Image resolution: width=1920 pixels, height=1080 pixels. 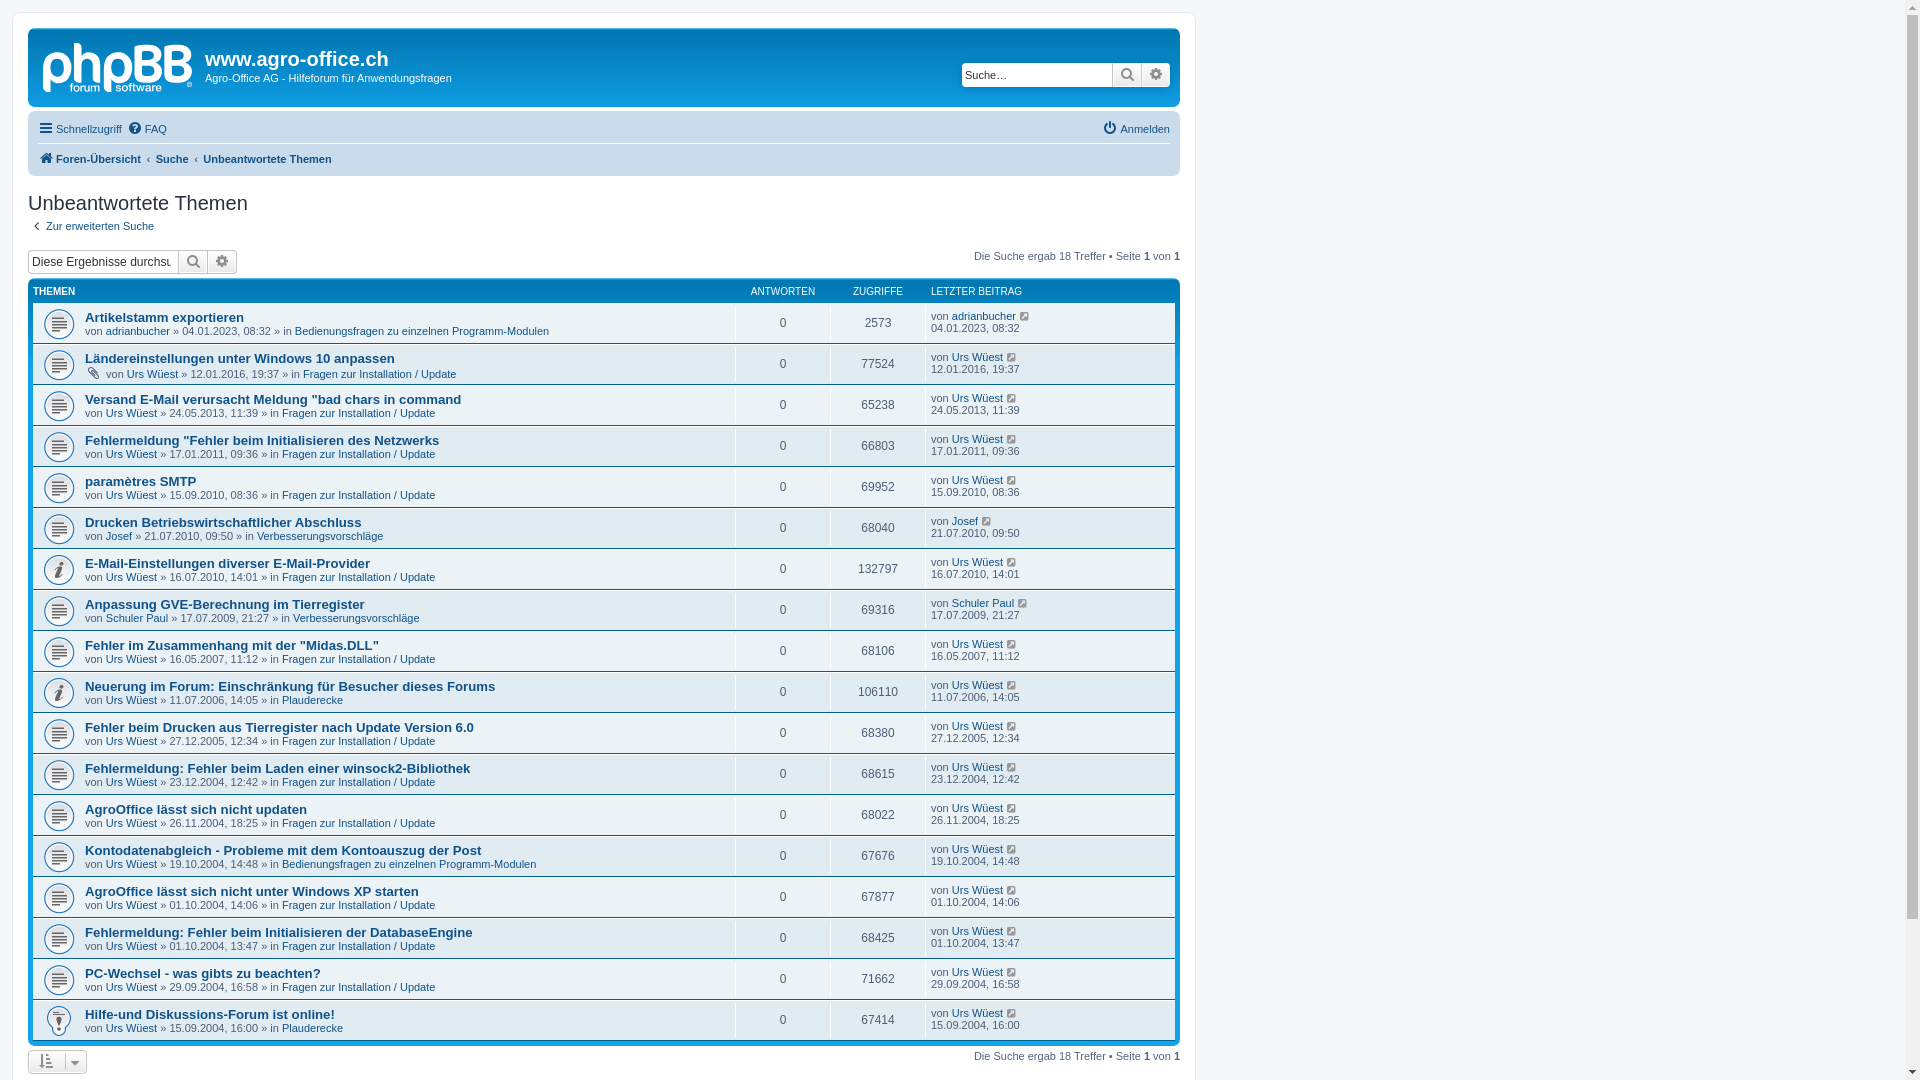 I want to click on 'Hilfe-und Diskussions-Forum ist online!', so click(x=84, y=1014).